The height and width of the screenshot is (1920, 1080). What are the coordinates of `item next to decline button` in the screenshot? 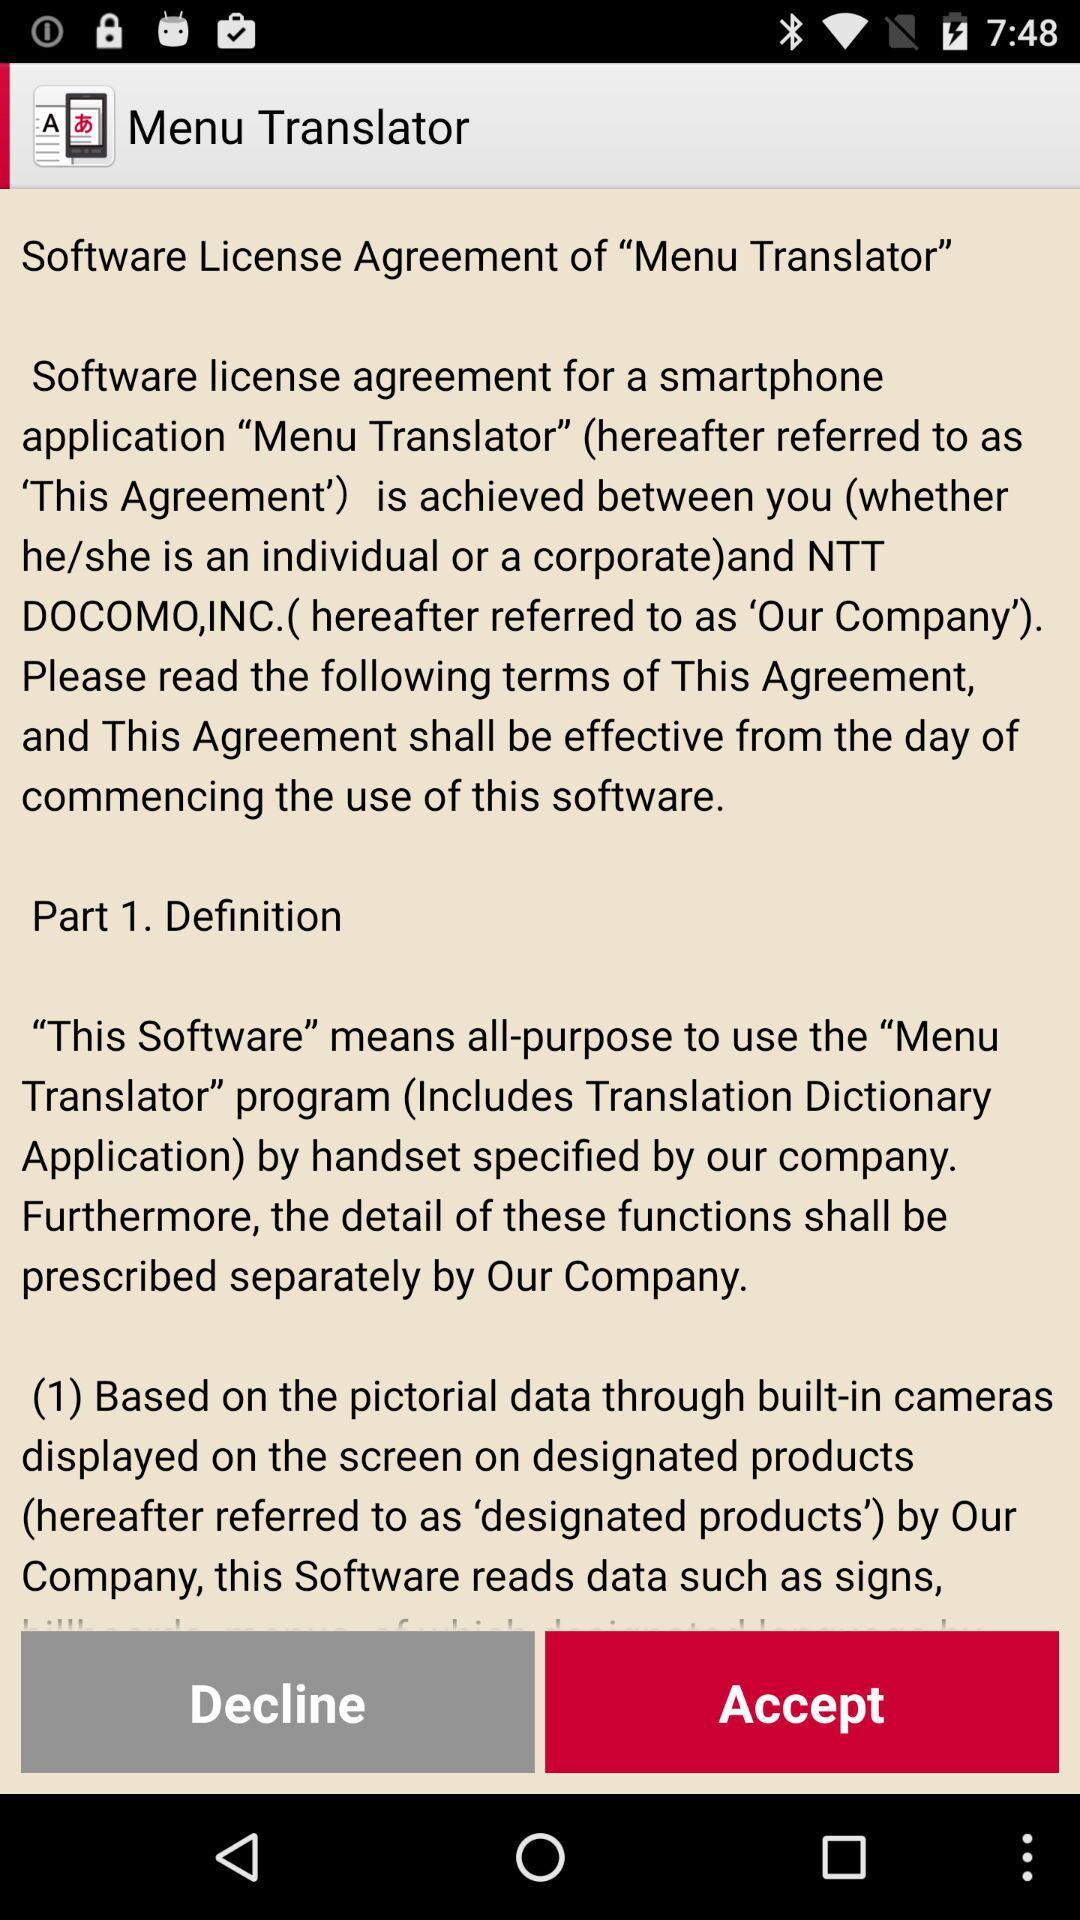 It's located at (801, 1701).